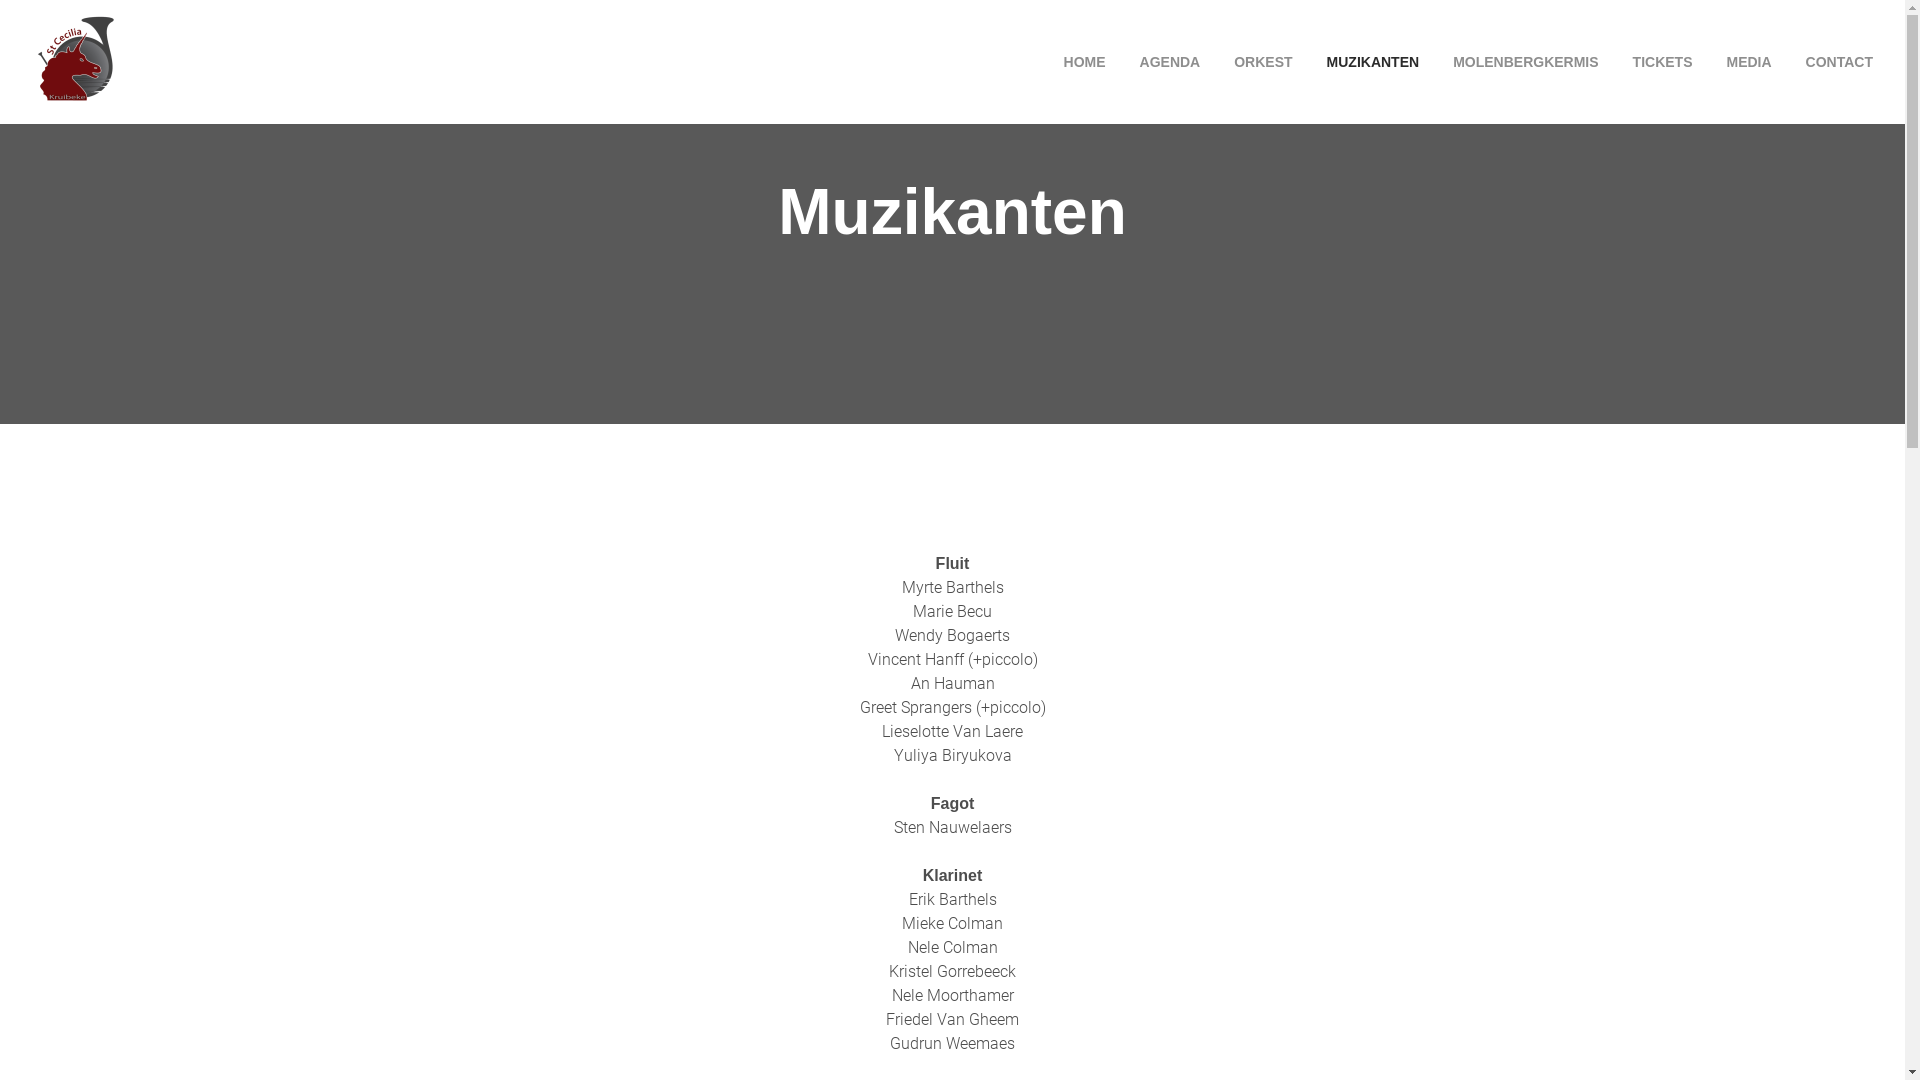  What do you see at coordinates (1437, 60) in the screenshot?
I see `'MOLENBERGKERMIS'` at bounding box center [1437, 60].